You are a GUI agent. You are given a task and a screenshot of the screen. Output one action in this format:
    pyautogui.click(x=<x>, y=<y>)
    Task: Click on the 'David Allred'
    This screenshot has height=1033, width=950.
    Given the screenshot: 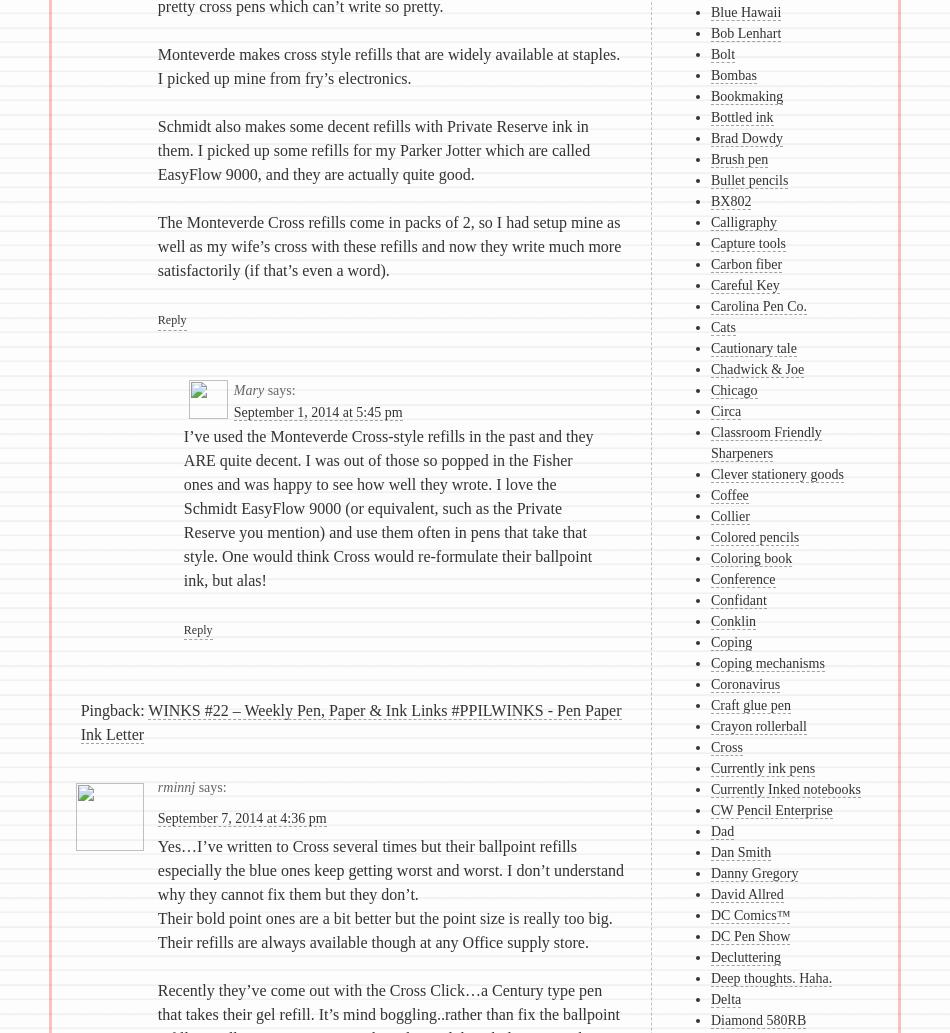 What is the action you would take?
    pyautogui.click(x=745, y=893)
    